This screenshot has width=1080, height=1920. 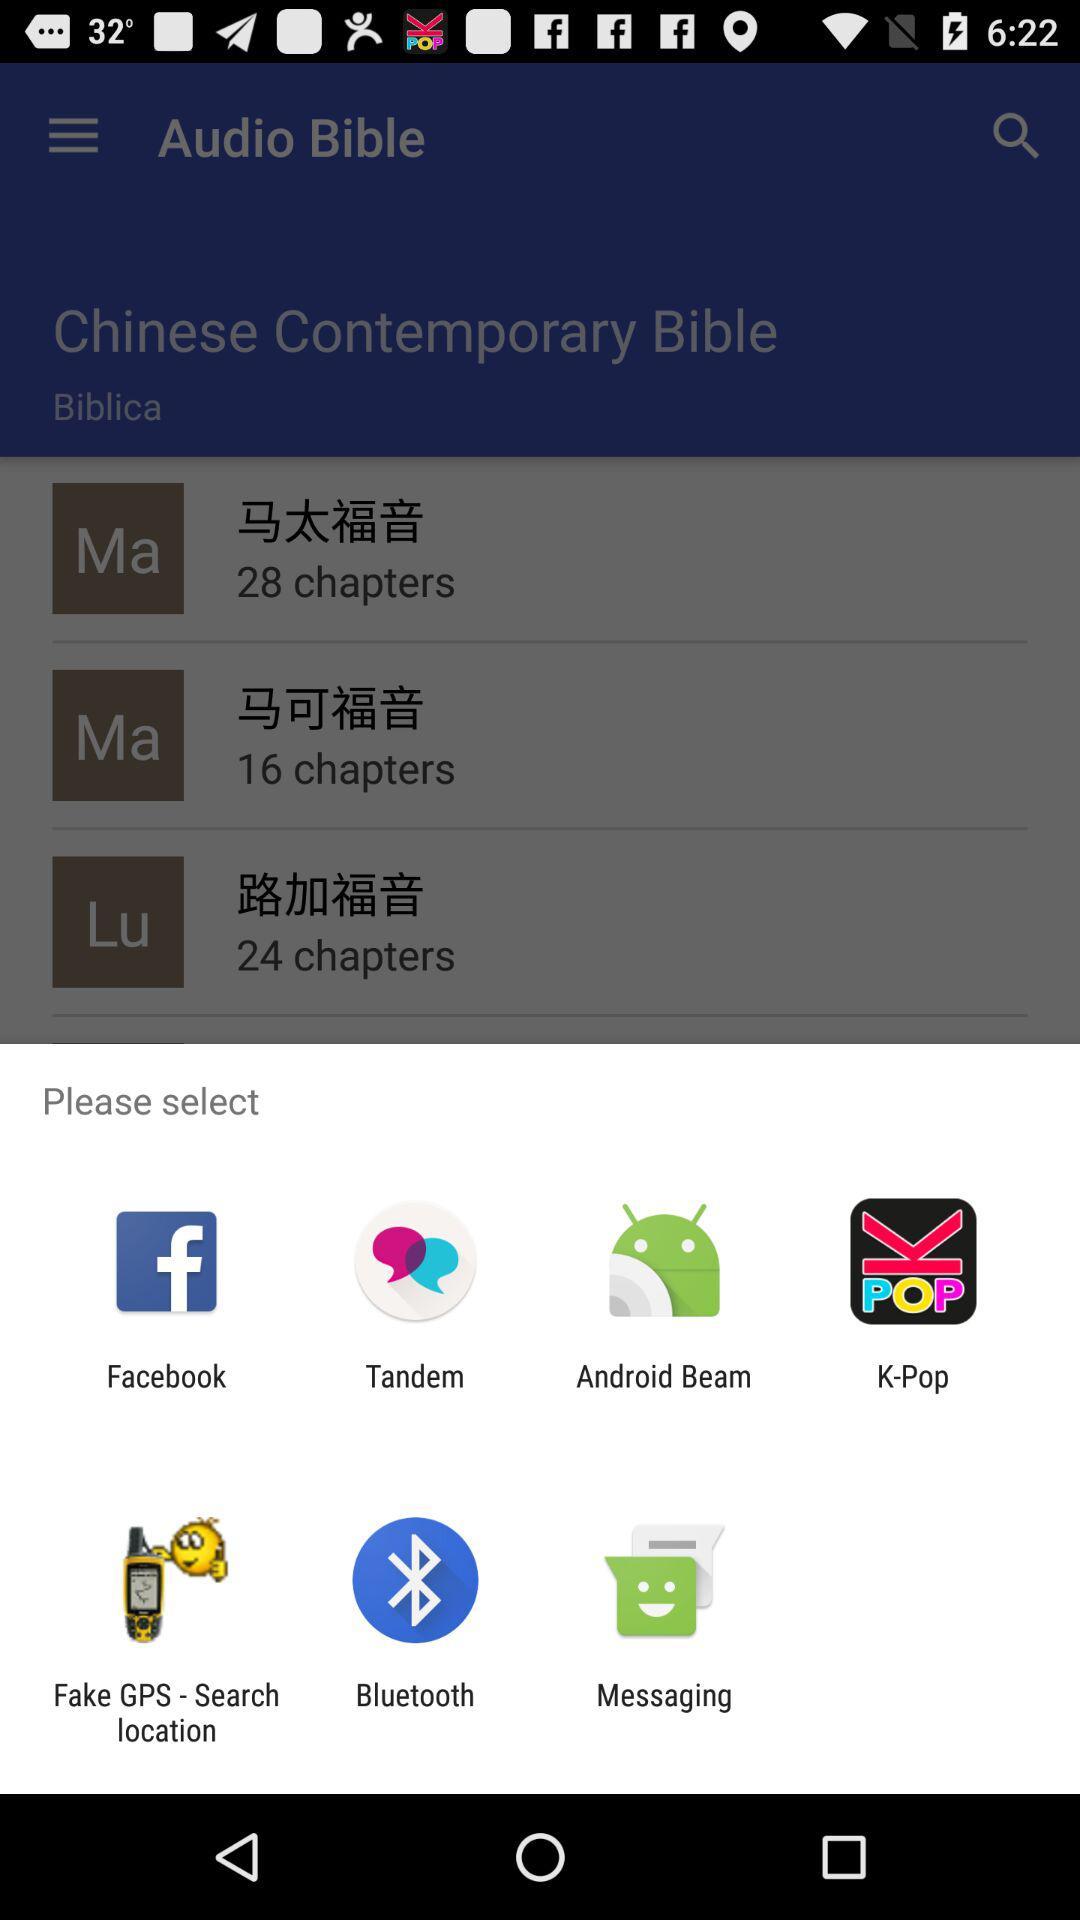 I want to click on app to the left of the messaging item, so click(x=414, y=1711).